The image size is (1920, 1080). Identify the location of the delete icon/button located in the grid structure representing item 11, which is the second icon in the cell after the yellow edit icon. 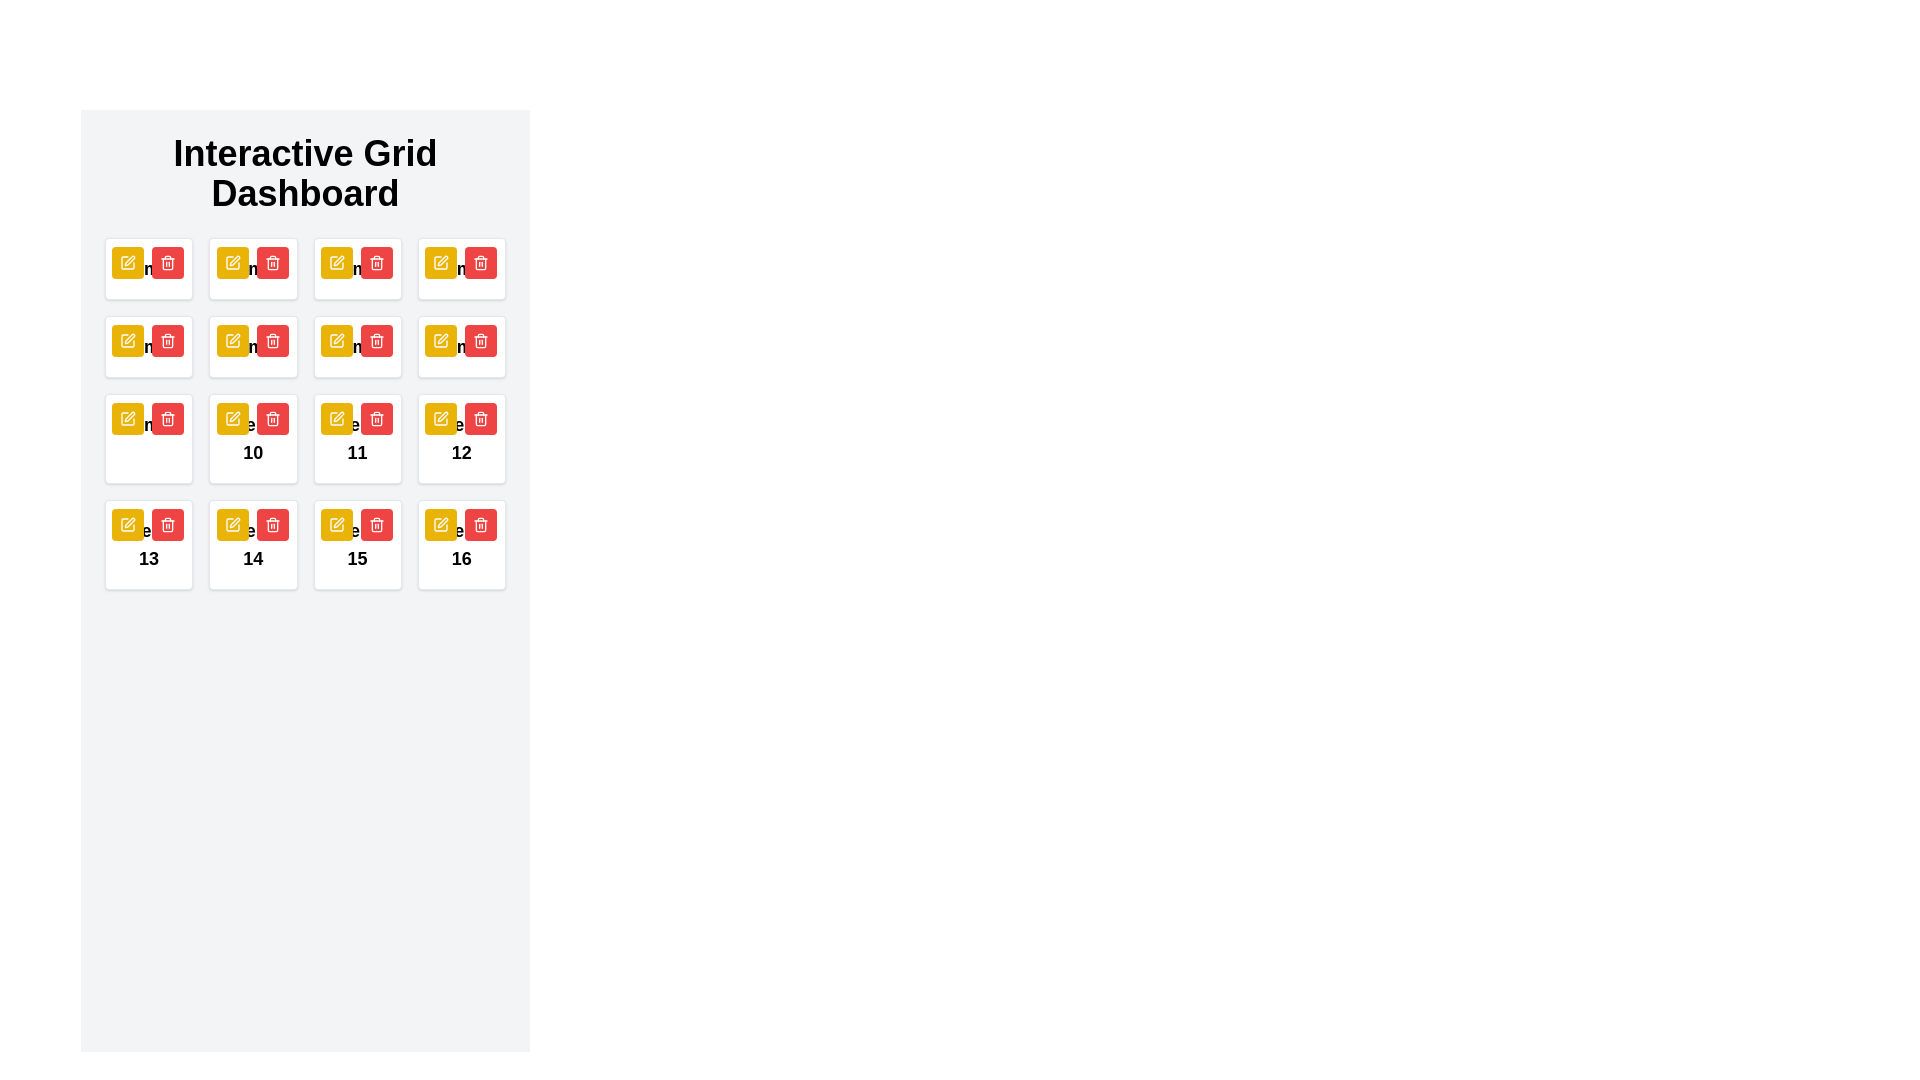
(376, 339).